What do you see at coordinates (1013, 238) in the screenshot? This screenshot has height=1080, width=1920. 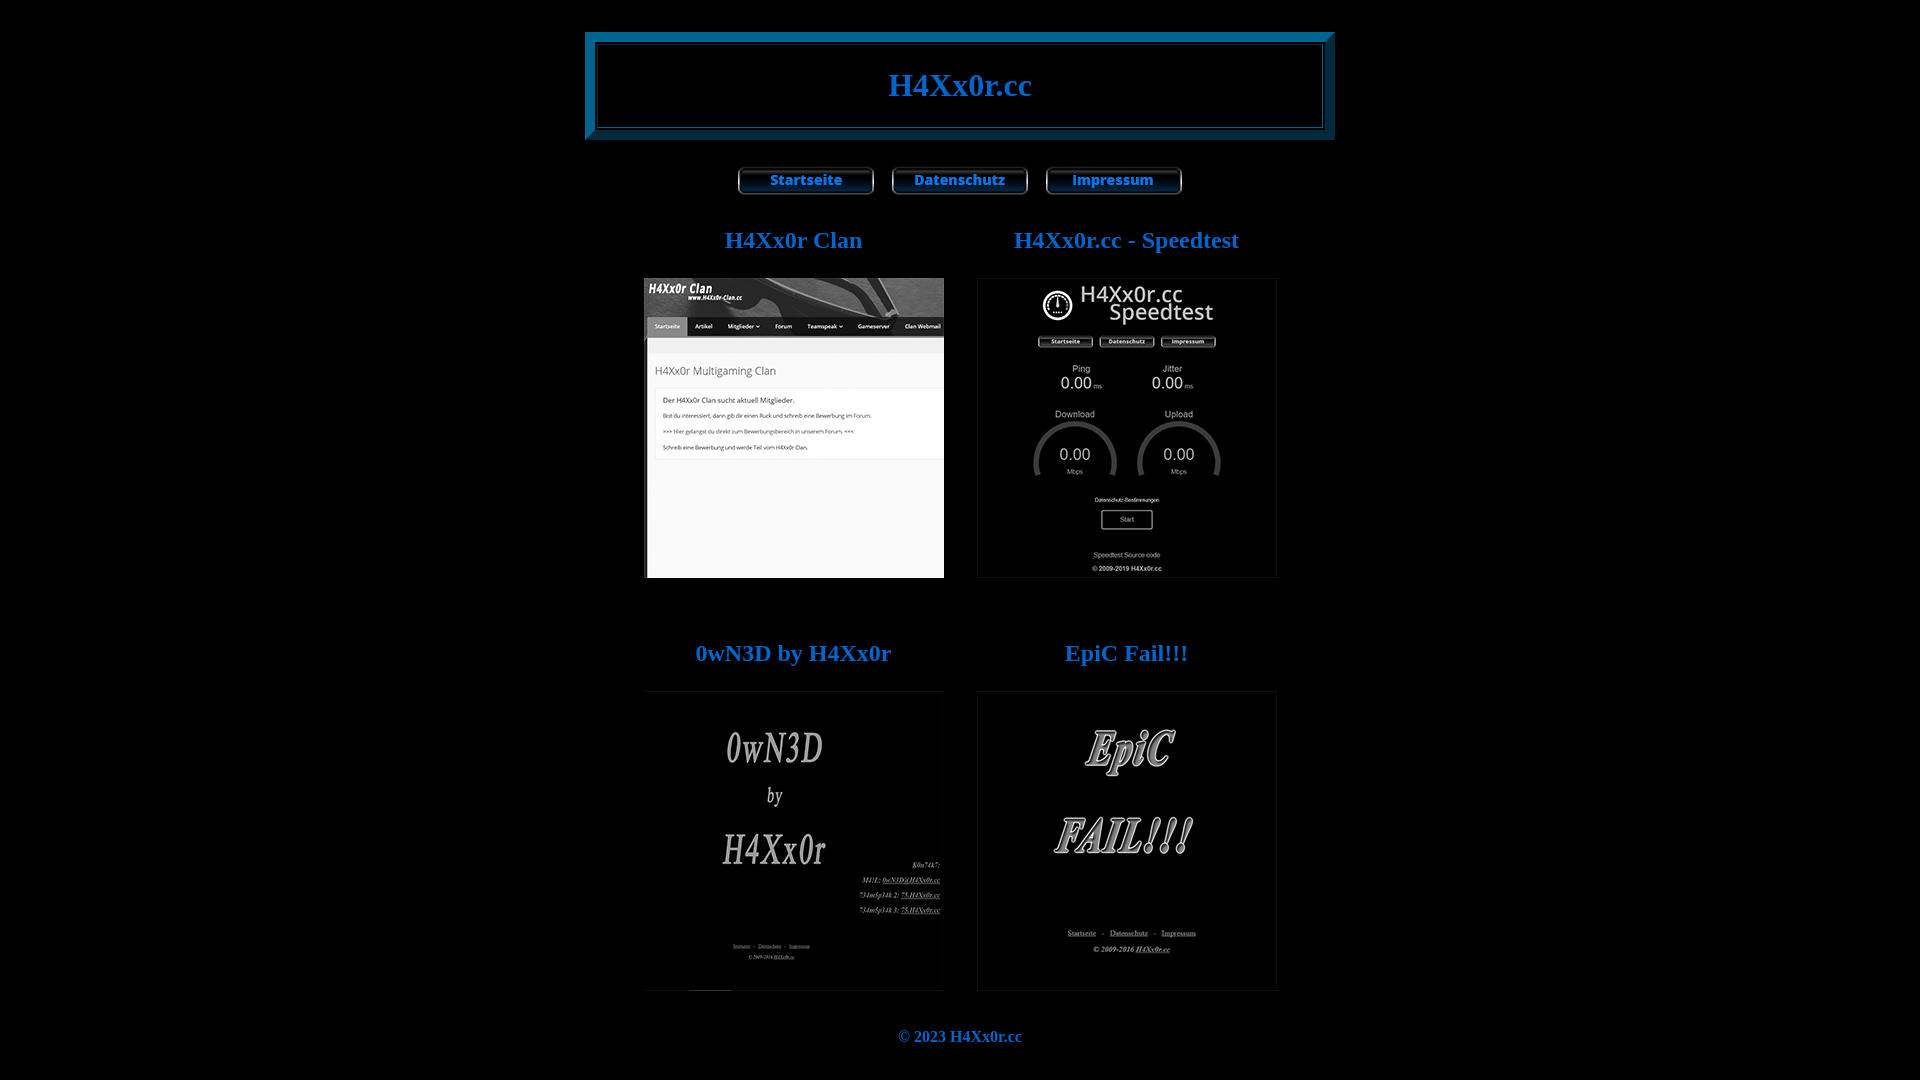 I see `'H4Xx0r.cc - Speedtest'` at bounding box center [1013, 238].